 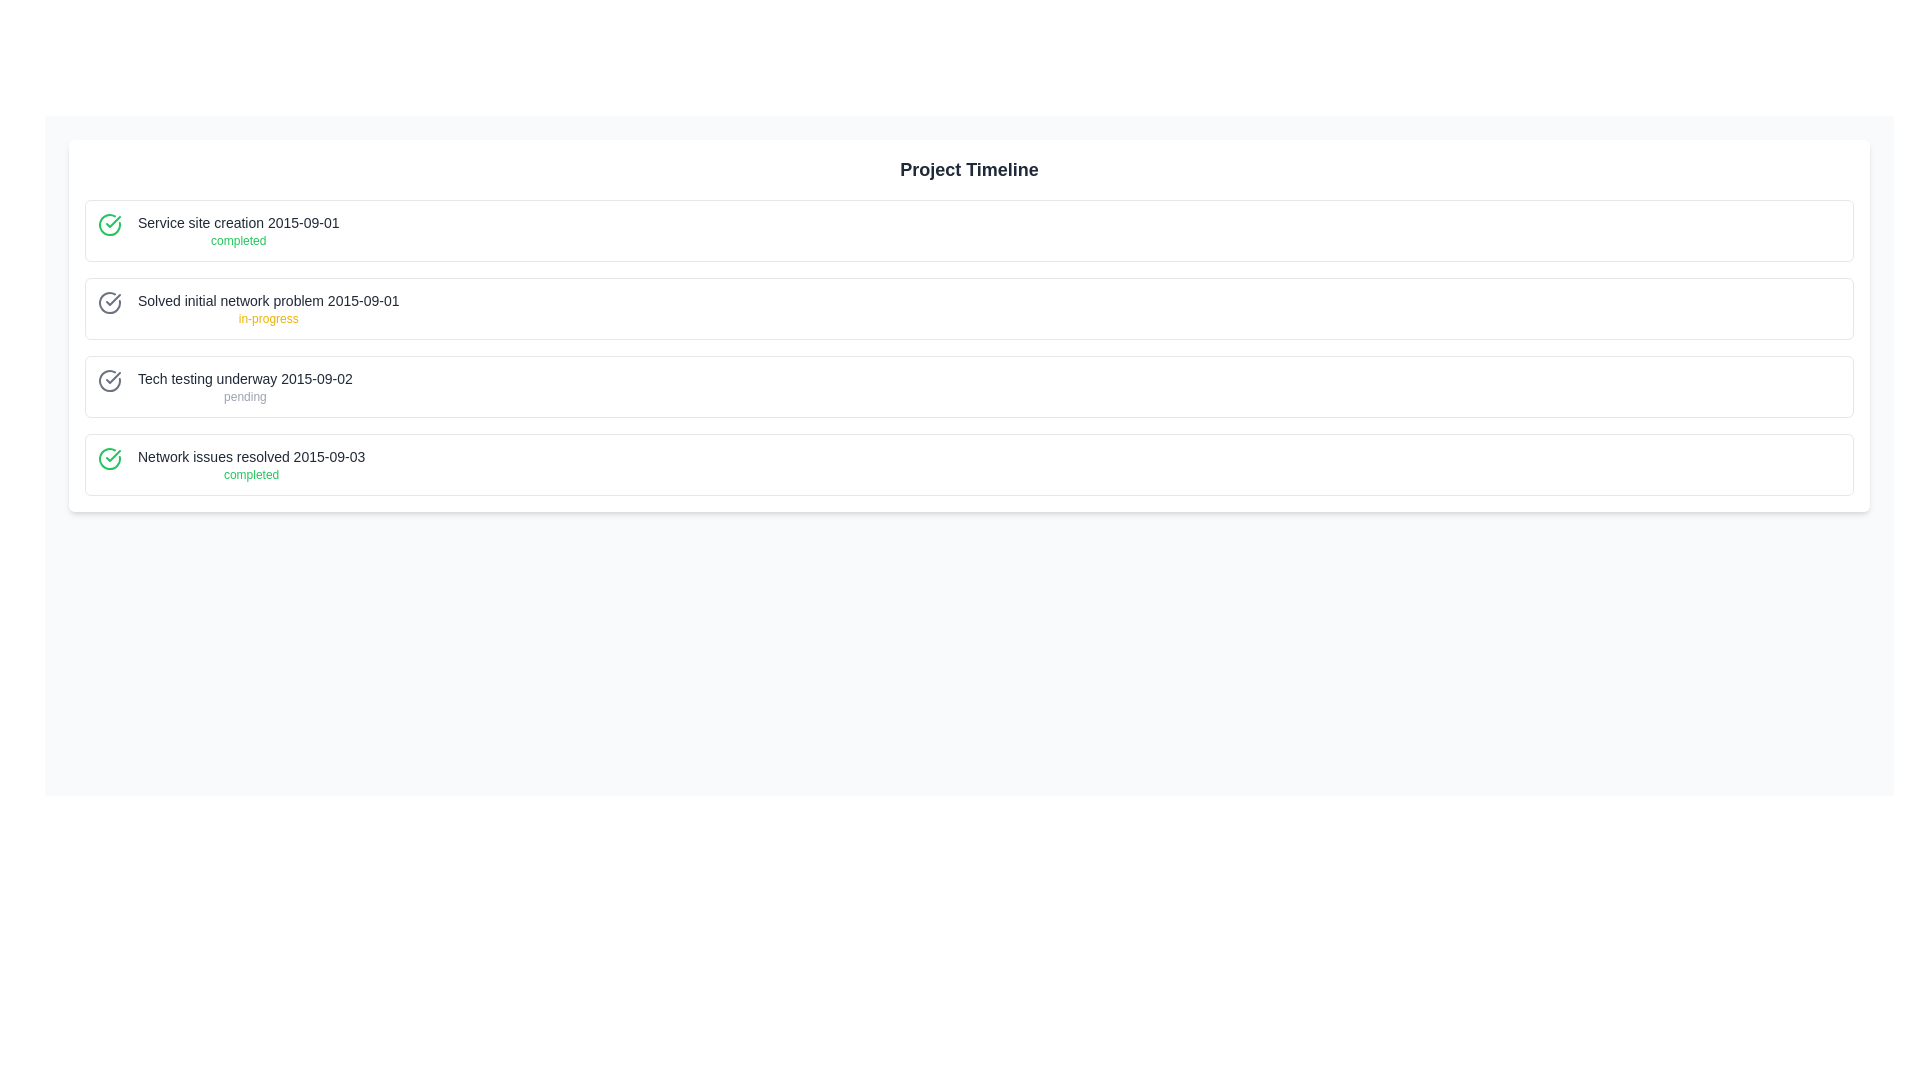 What do you see at coordinates (969, 386) in the screenshot?
I see `the third Timeline entry item labeled 'Tech testing underway'` at bounding box center [969, 386].